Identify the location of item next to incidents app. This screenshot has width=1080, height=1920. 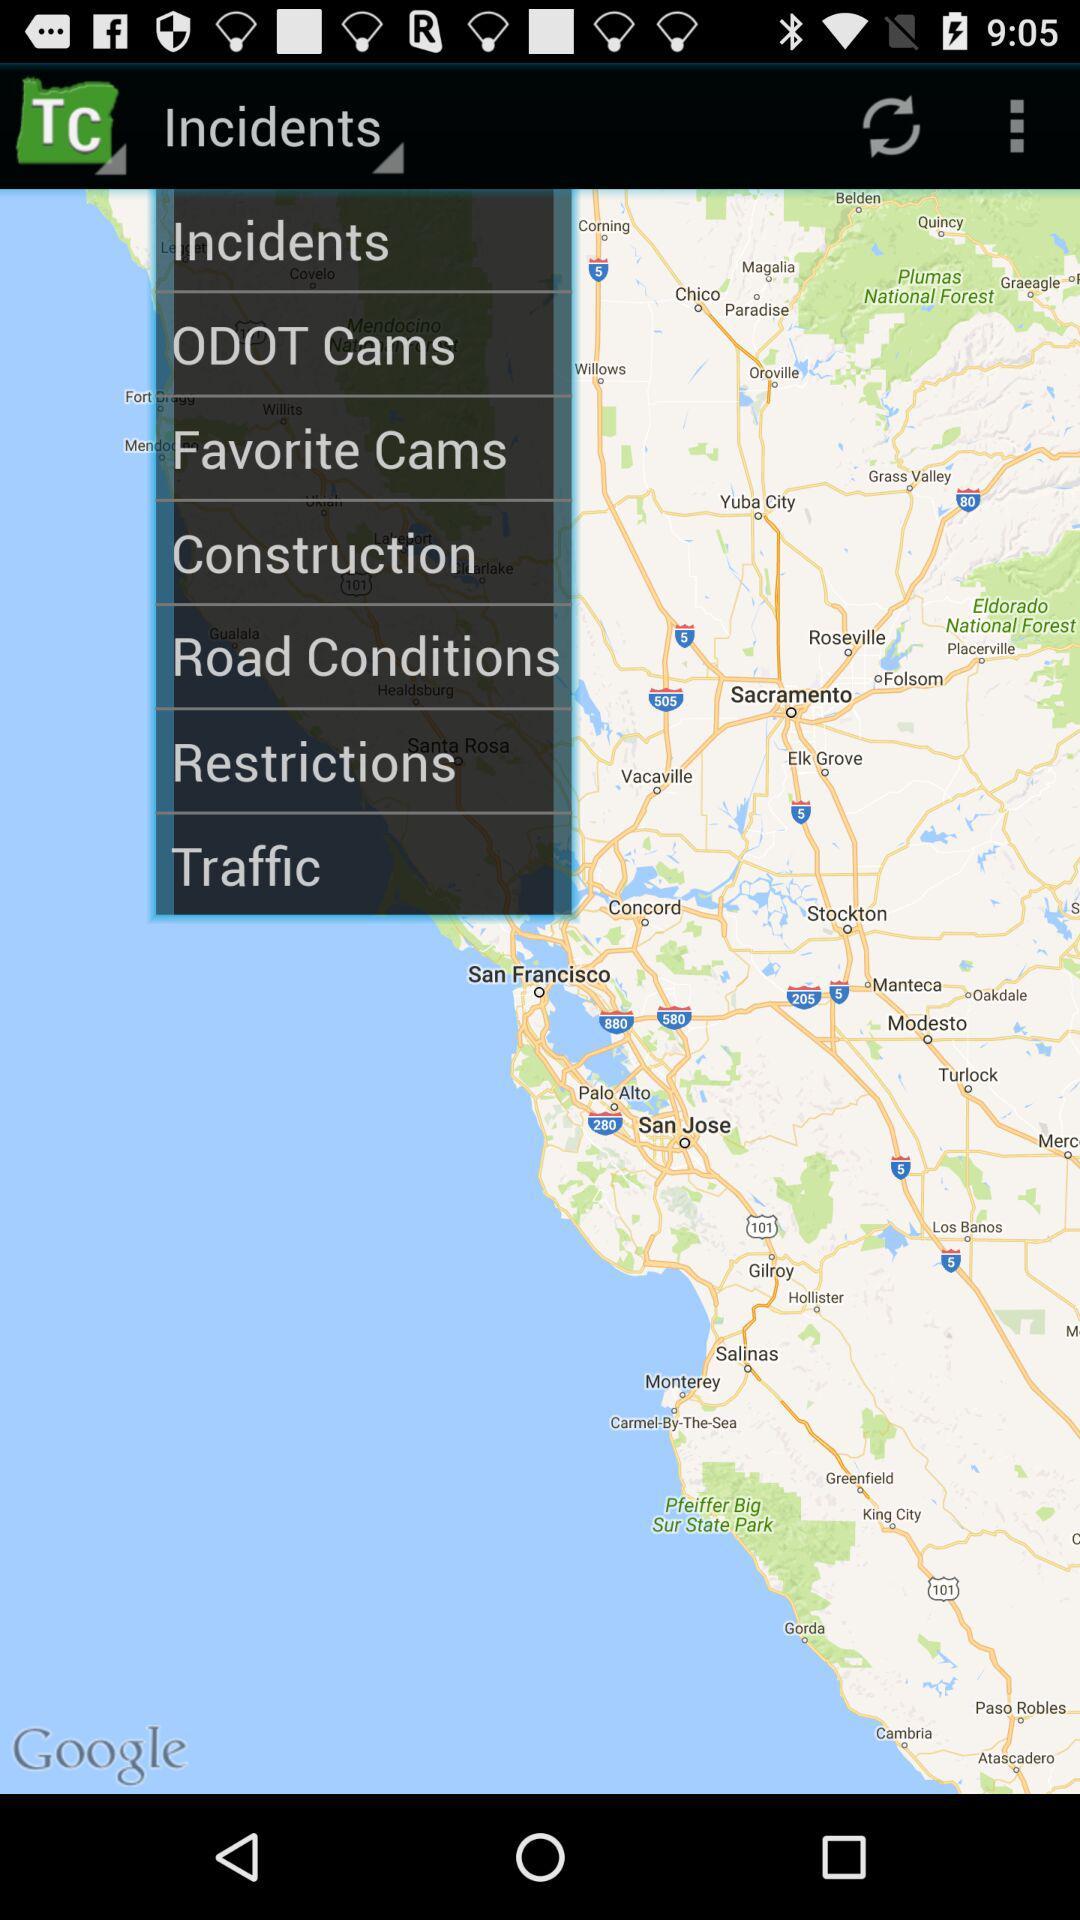
(72, 124).